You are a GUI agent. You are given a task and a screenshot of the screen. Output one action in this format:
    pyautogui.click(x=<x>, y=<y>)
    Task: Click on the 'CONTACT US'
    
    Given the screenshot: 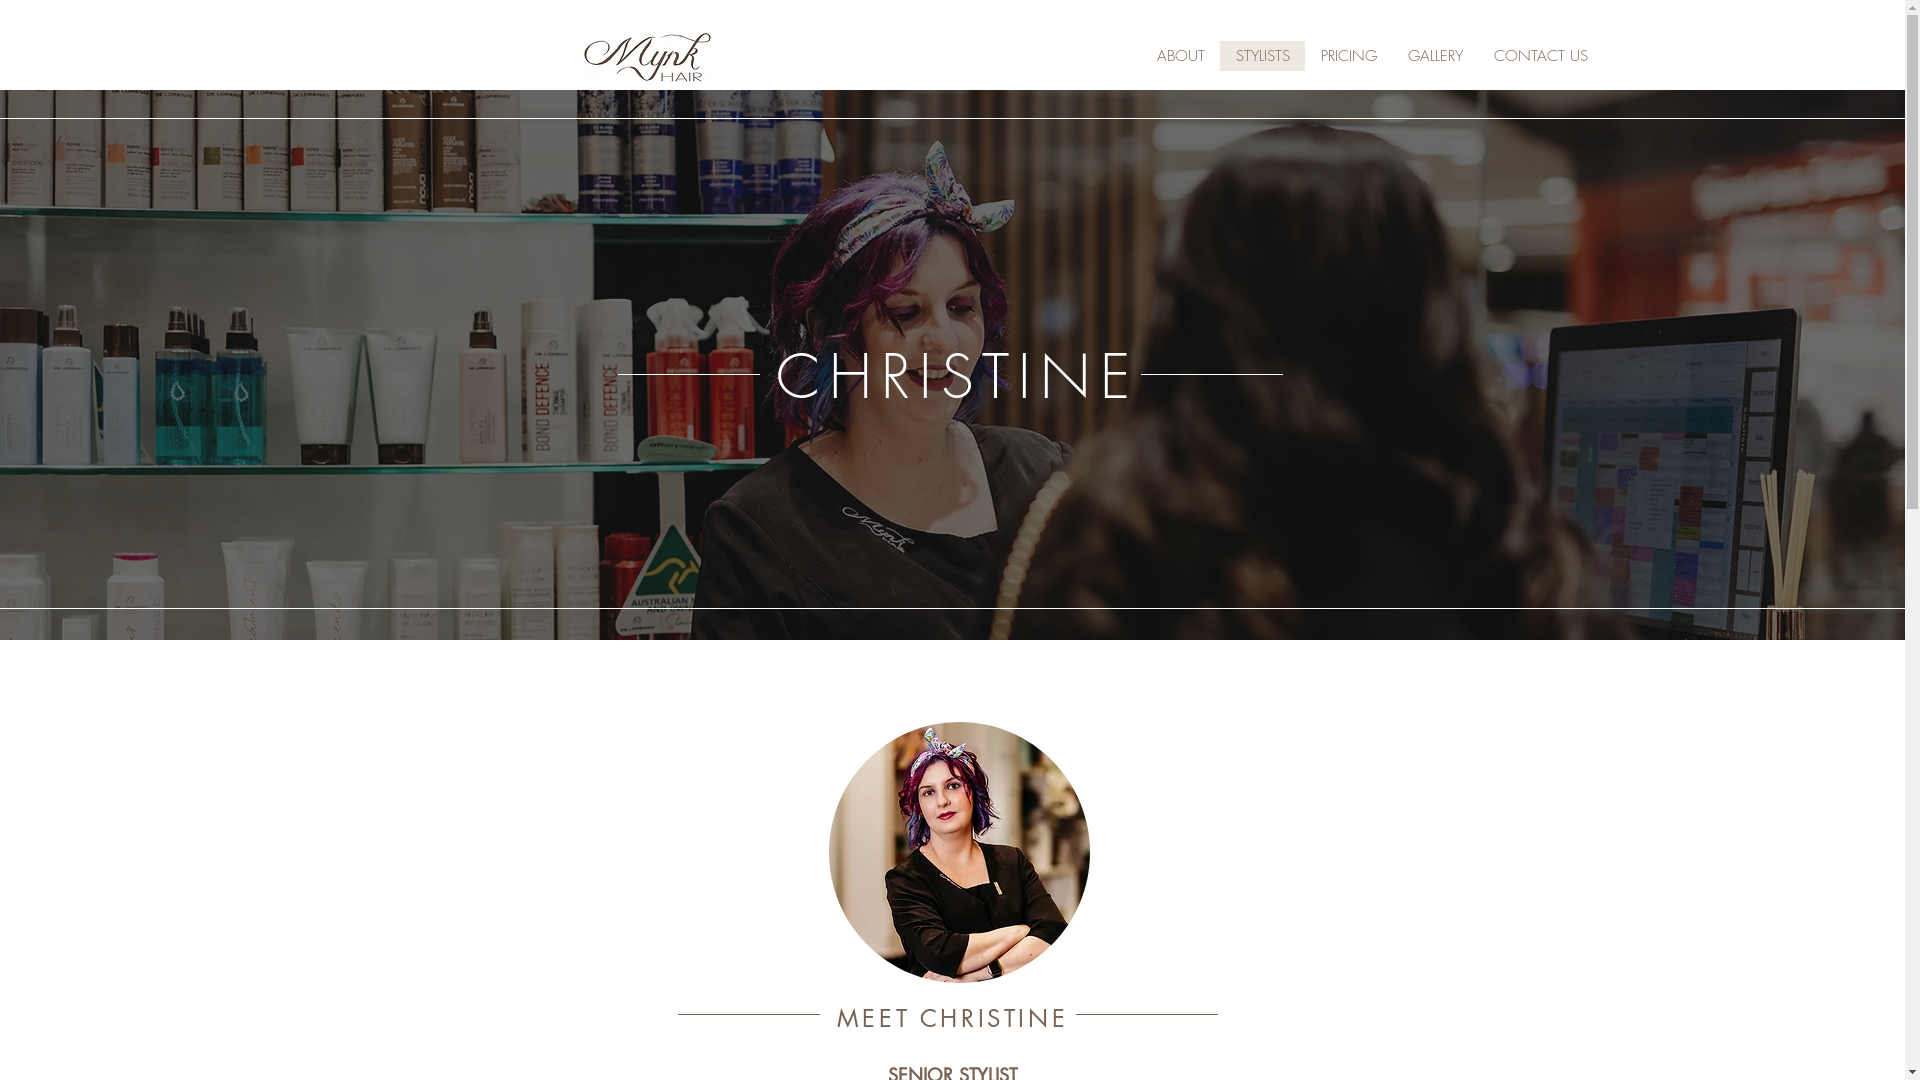 What is the action you would take?
    pyautogui.click(x=1539, y=55)
    